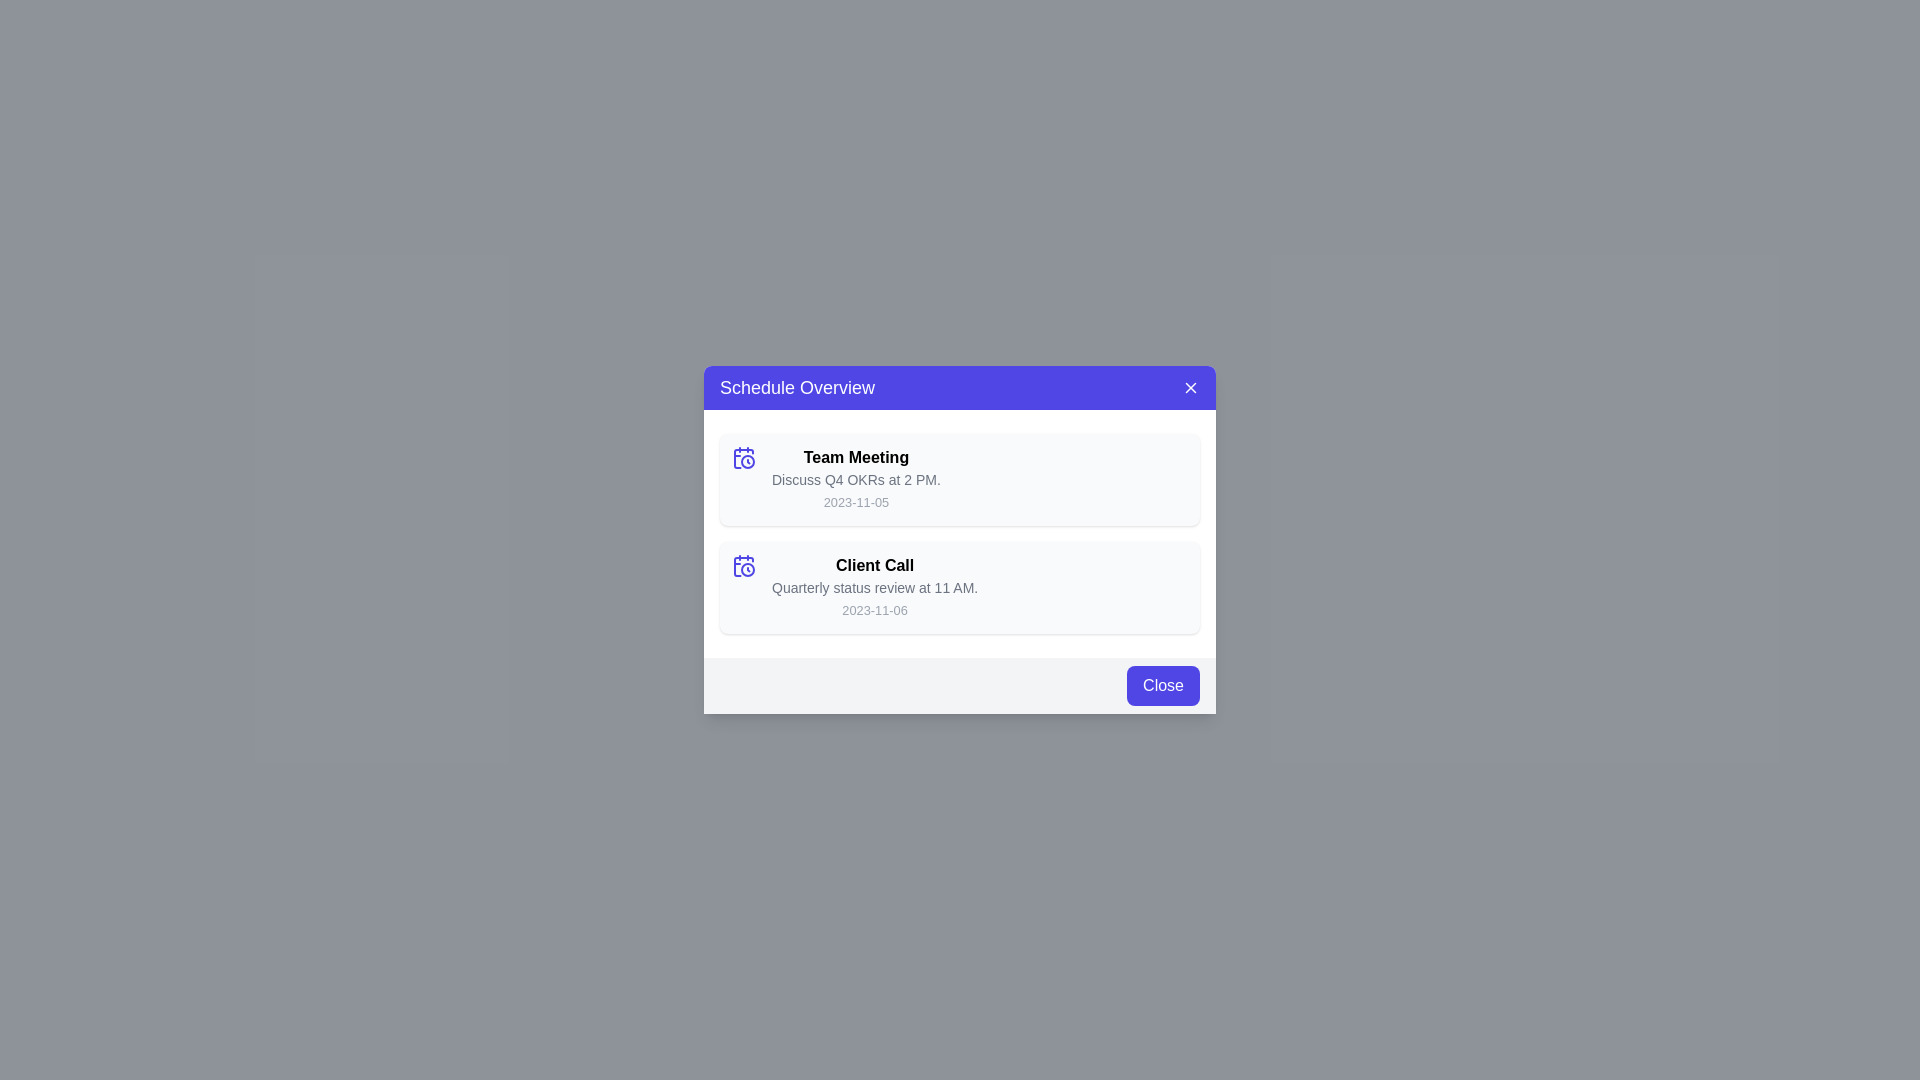 The height and width of the screenshot is (1080, 1920). I want to click on the circular SVG element that is styled in indigo and located at the center of the clock portion of the calendar-clock icon, positioned to the left of the 'Client Call' entry in the 'Schedule Overview' dialog, so click(747, 462).